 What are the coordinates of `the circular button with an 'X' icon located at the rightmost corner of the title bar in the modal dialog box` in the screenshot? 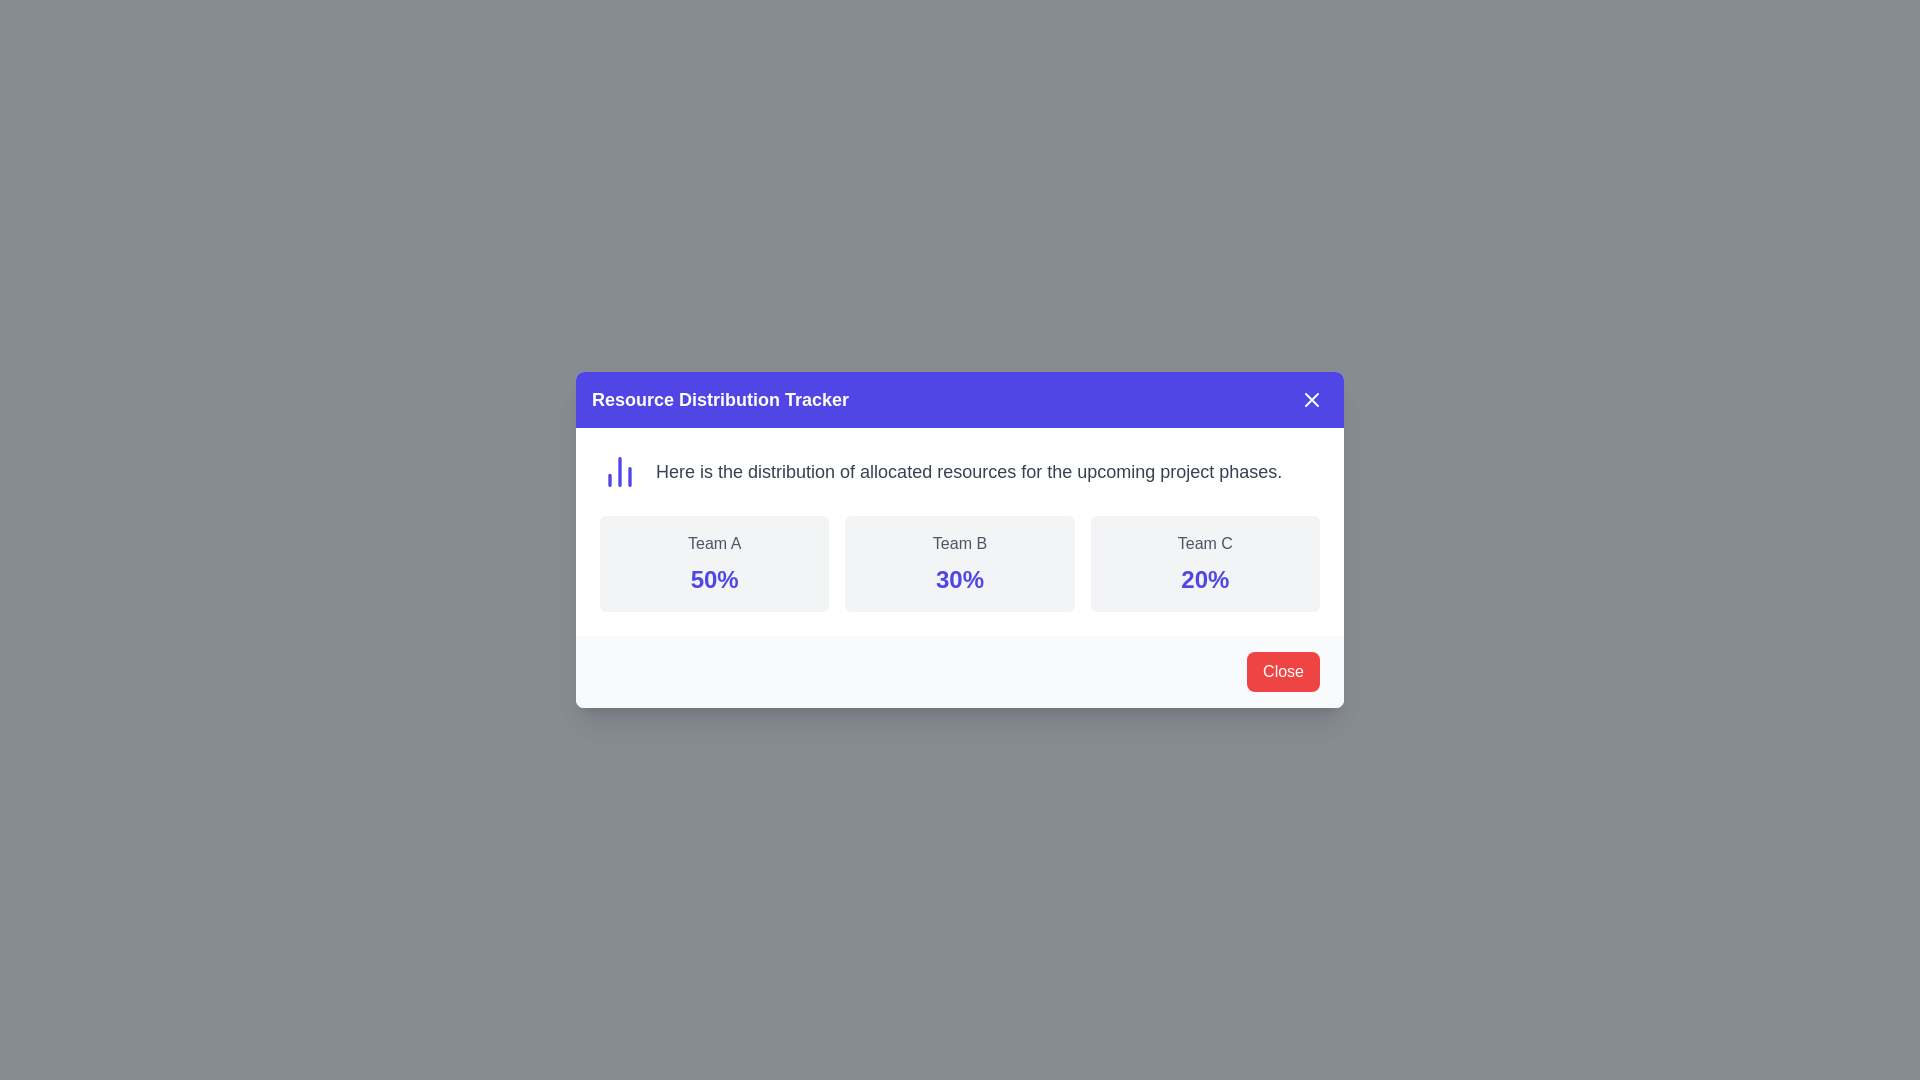 It's located at (1311, 400).